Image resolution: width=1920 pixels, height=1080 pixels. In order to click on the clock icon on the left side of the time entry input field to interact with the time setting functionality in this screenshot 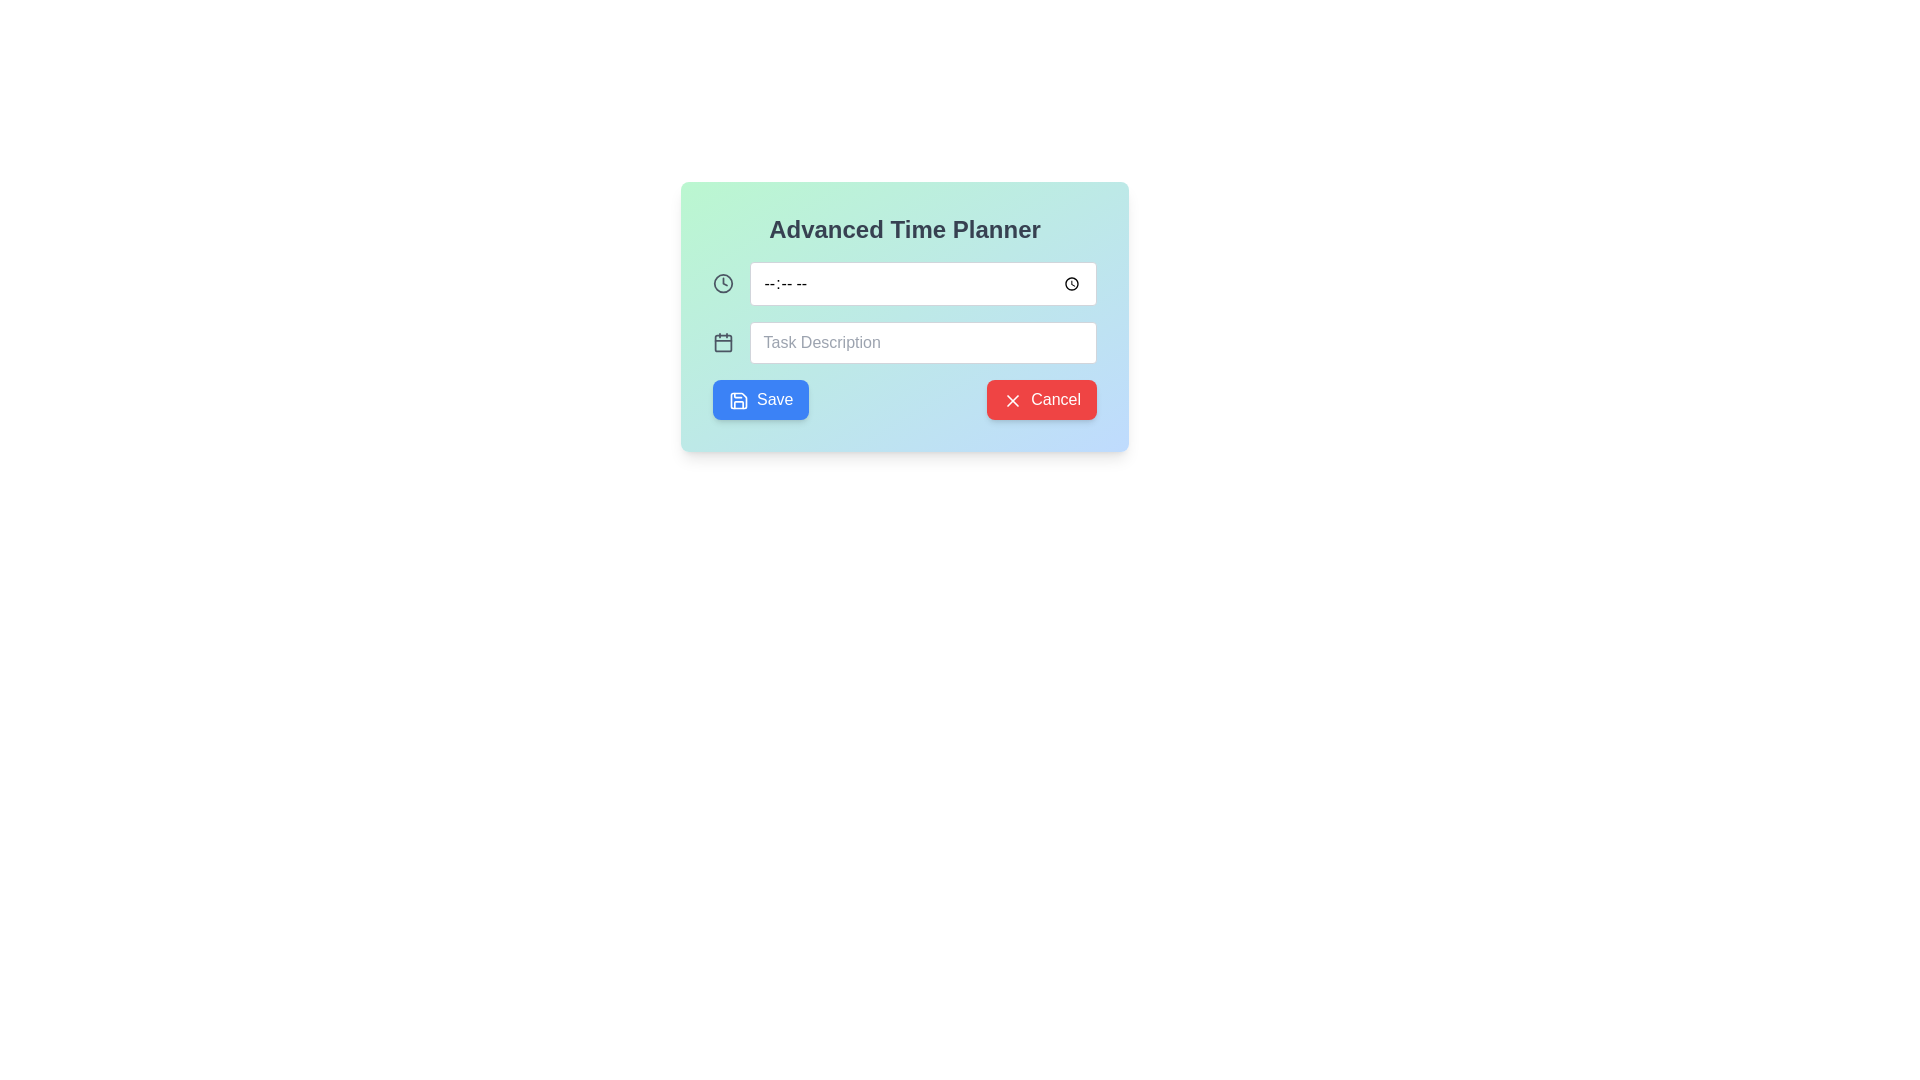, I will do `click(722, 284)`.